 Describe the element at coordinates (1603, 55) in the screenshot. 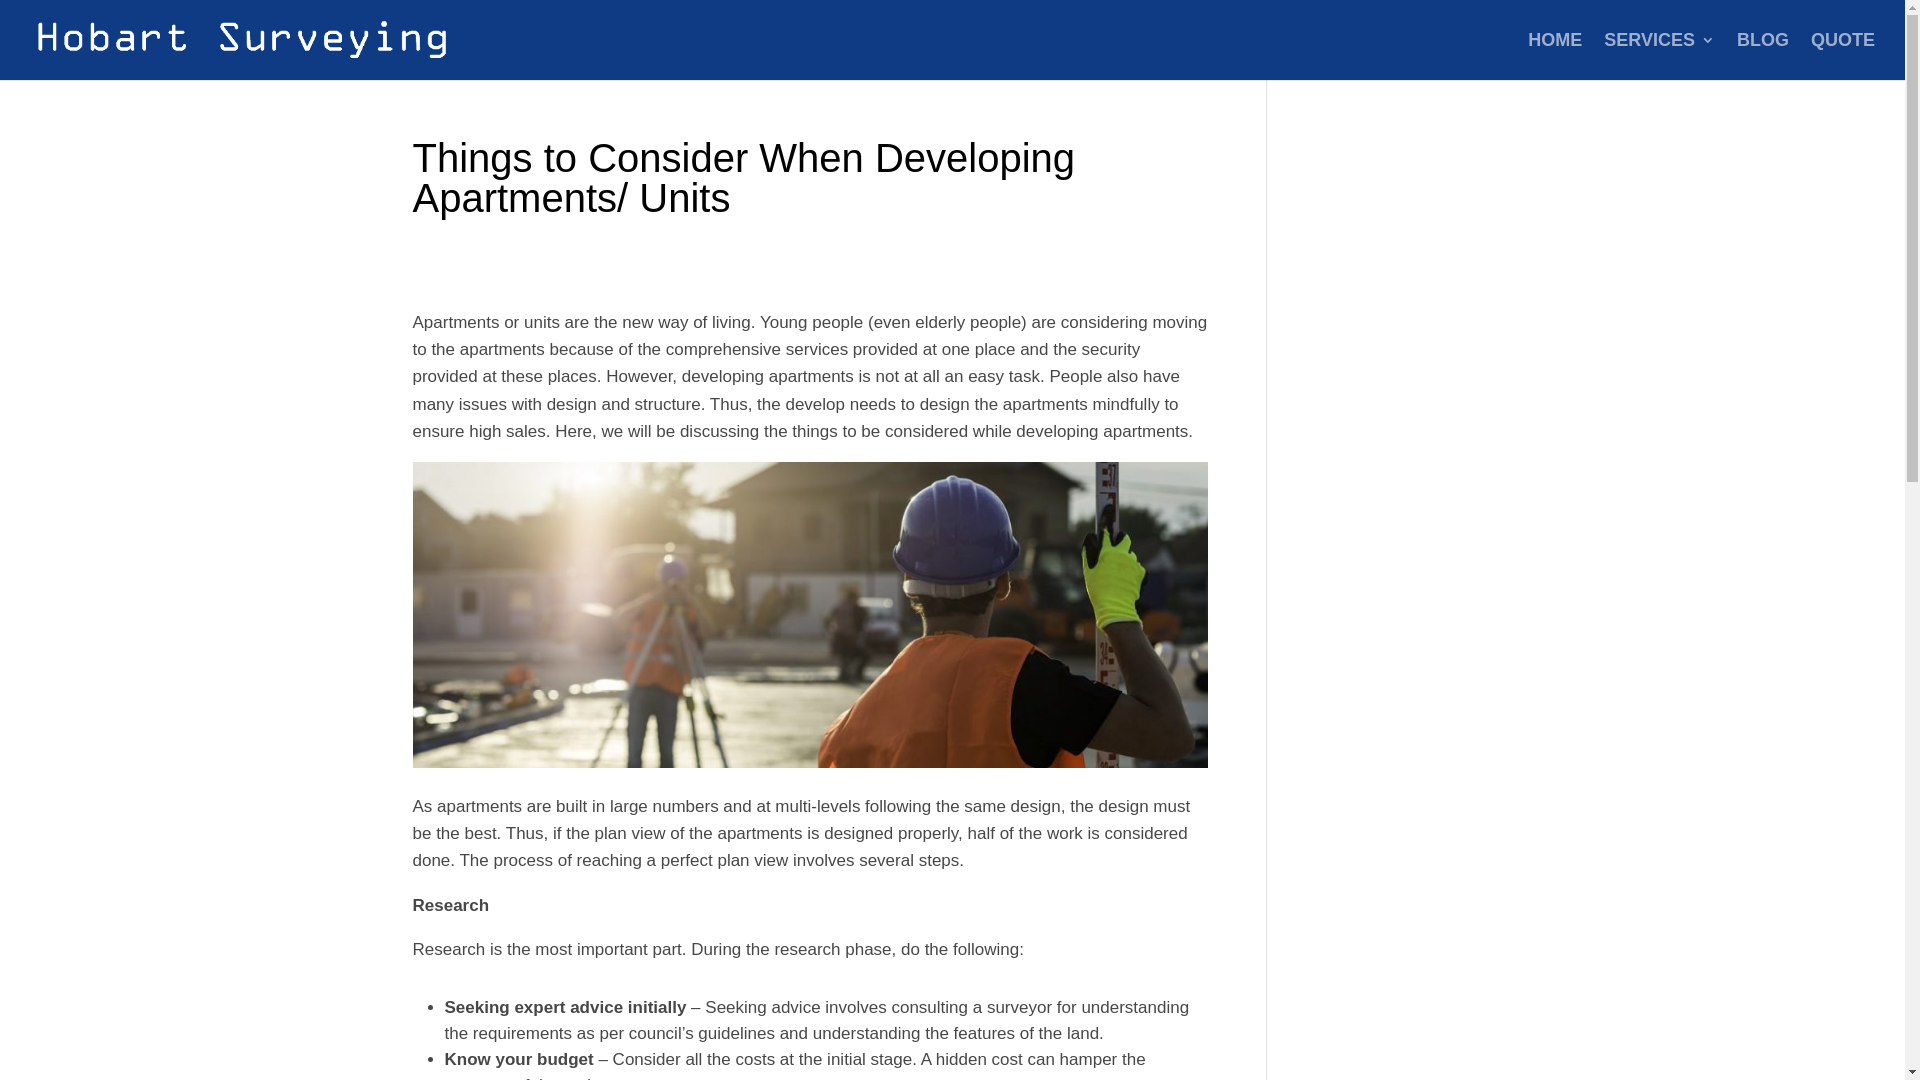

I see `'SERVICES'` at that location.